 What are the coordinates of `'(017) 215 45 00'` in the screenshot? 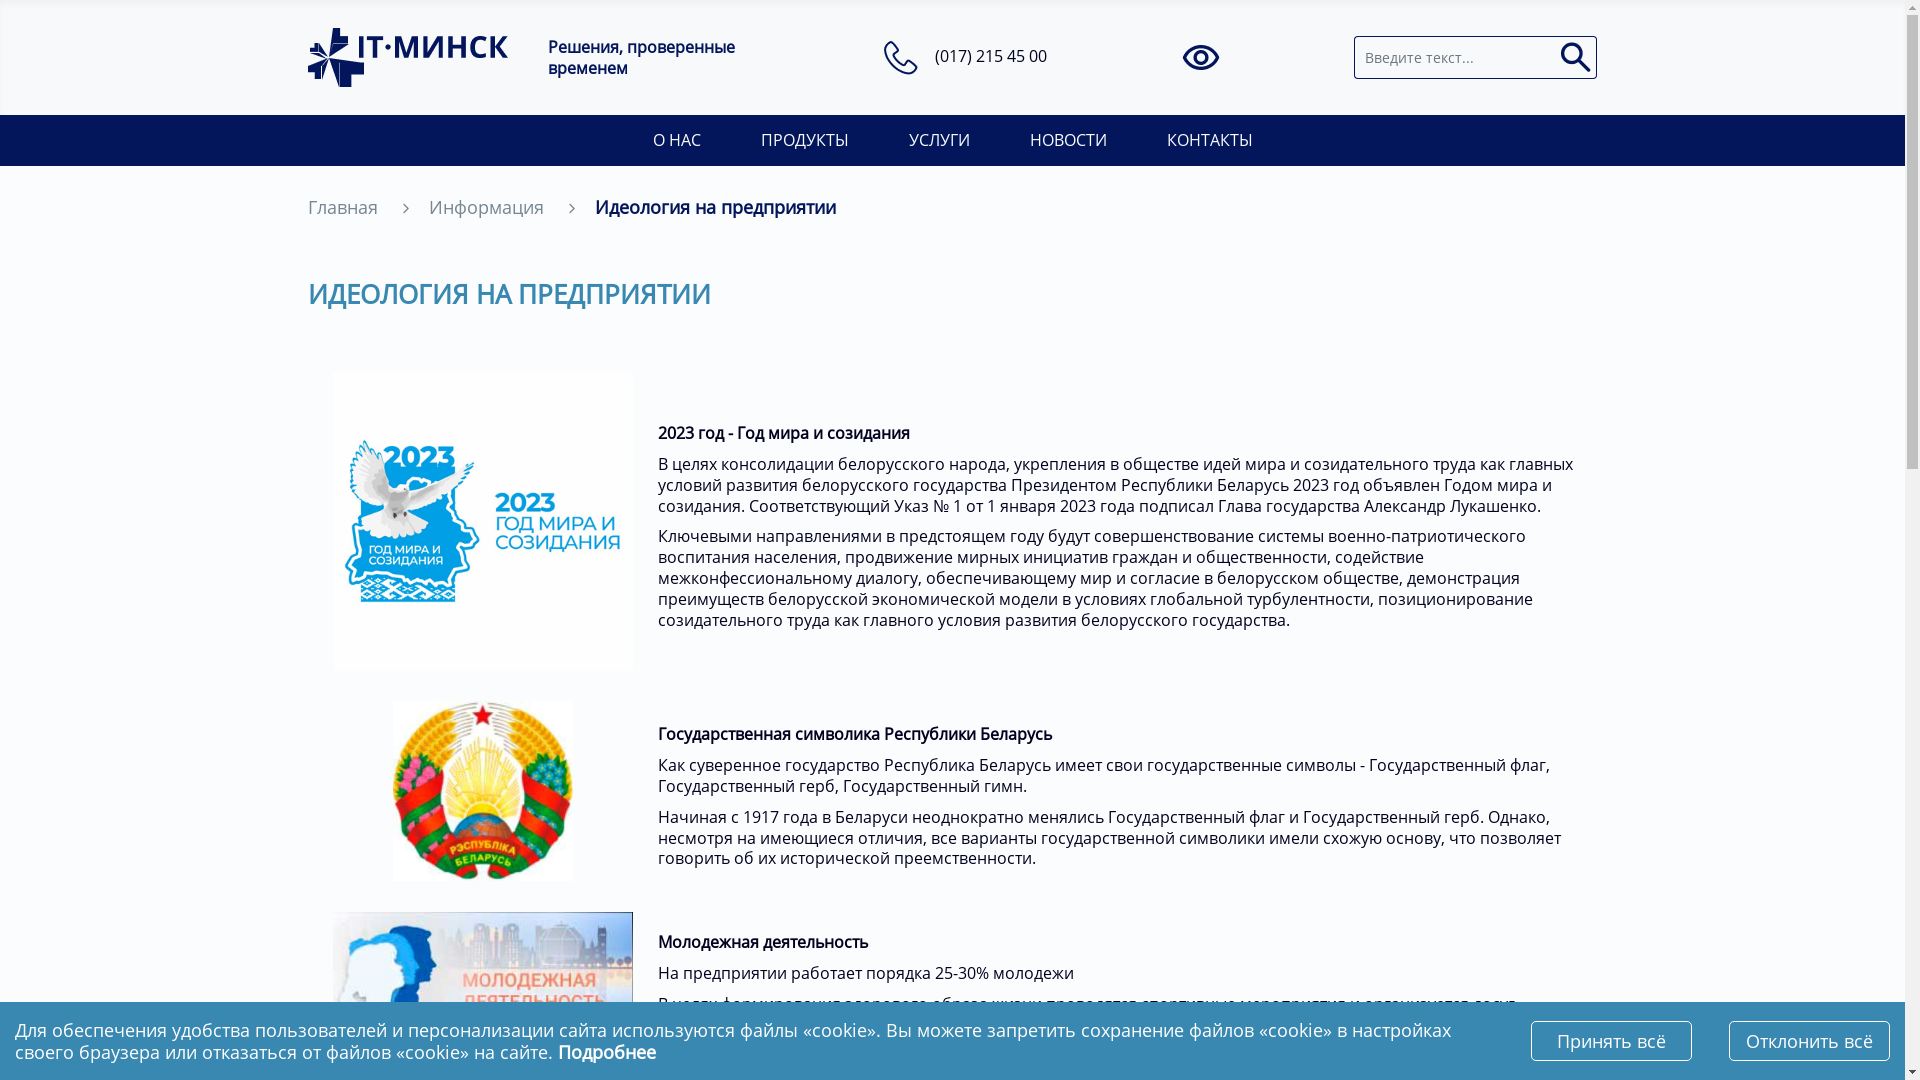 It's located at (934, 55).